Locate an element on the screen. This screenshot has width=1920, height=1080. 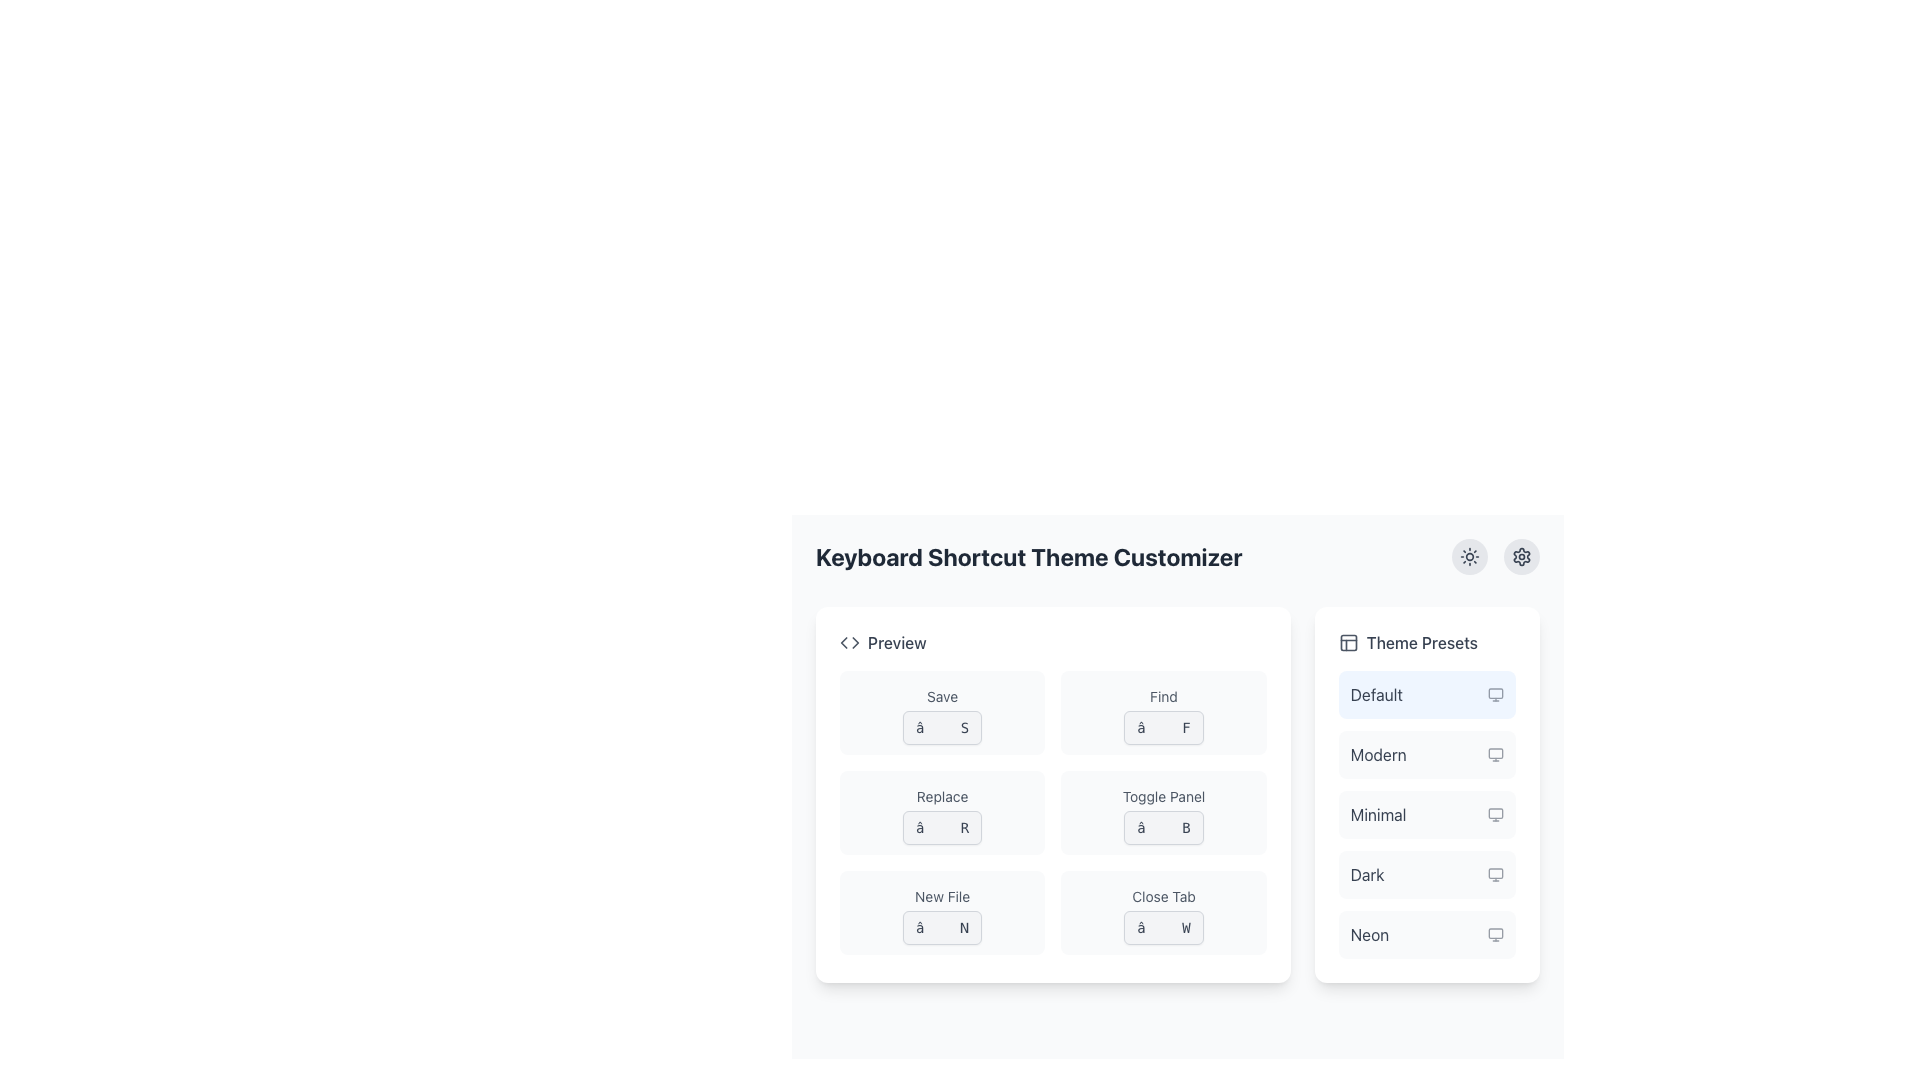
the 'Modern' button, which is a light gray rectangular button with rounded corners, located under the 'Theme Presets' section is located at coordinates (1426, 755).